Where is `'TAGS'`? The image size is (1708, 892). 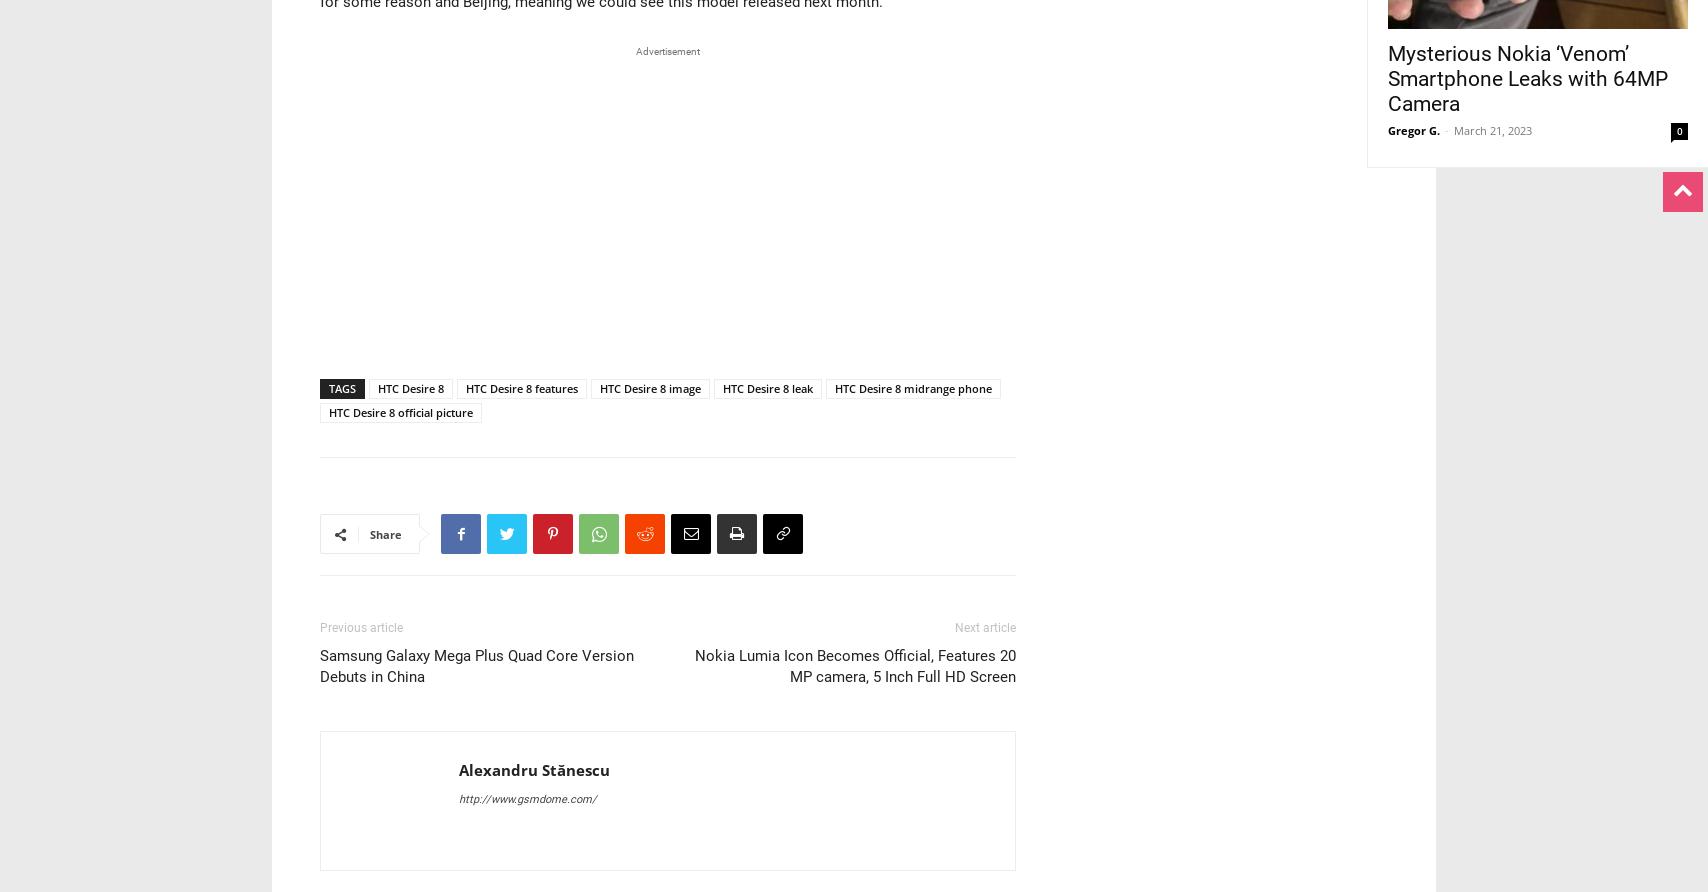 'TAGS' is located at coordinates (342, 387).